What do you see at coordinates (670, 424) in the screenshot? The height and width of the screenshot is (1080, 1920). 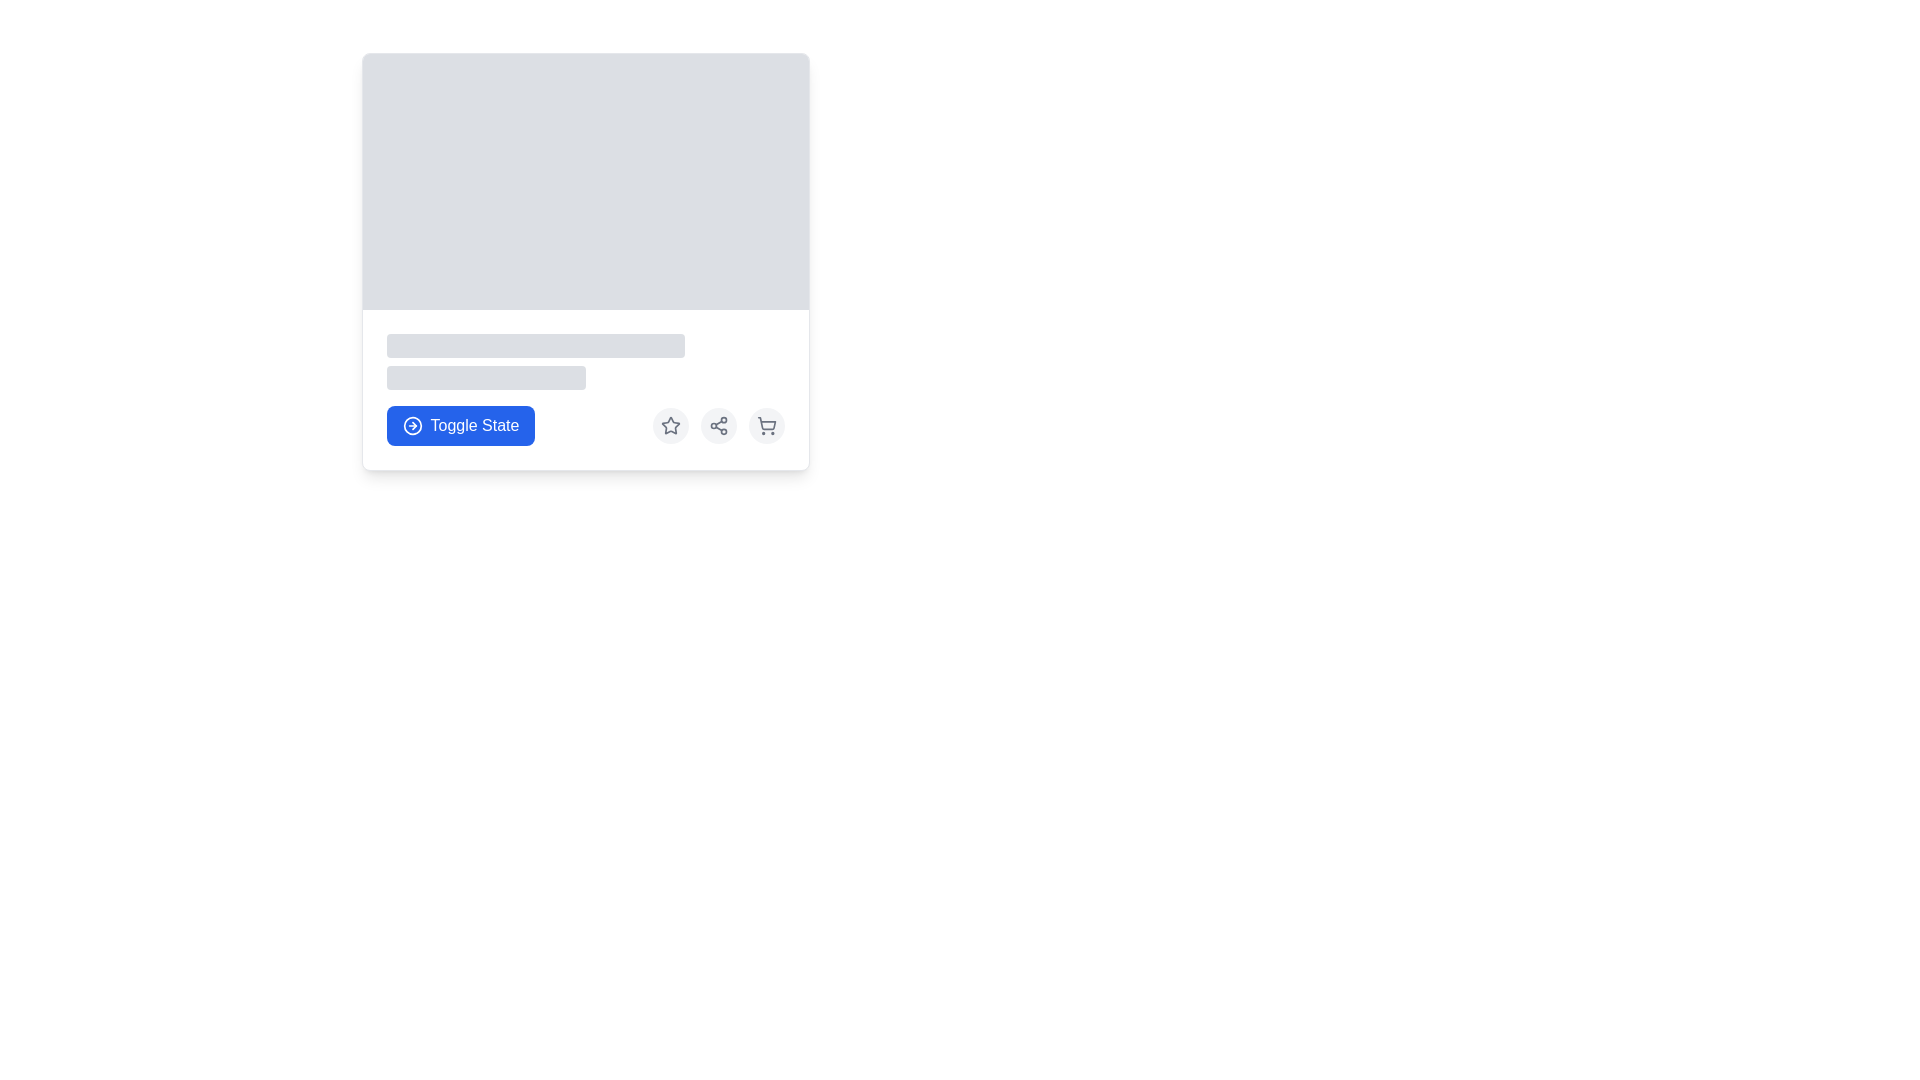 I see `the first circular button with a gray background and a star icon to mark the item as favorite` at bounding box center [670, 424].